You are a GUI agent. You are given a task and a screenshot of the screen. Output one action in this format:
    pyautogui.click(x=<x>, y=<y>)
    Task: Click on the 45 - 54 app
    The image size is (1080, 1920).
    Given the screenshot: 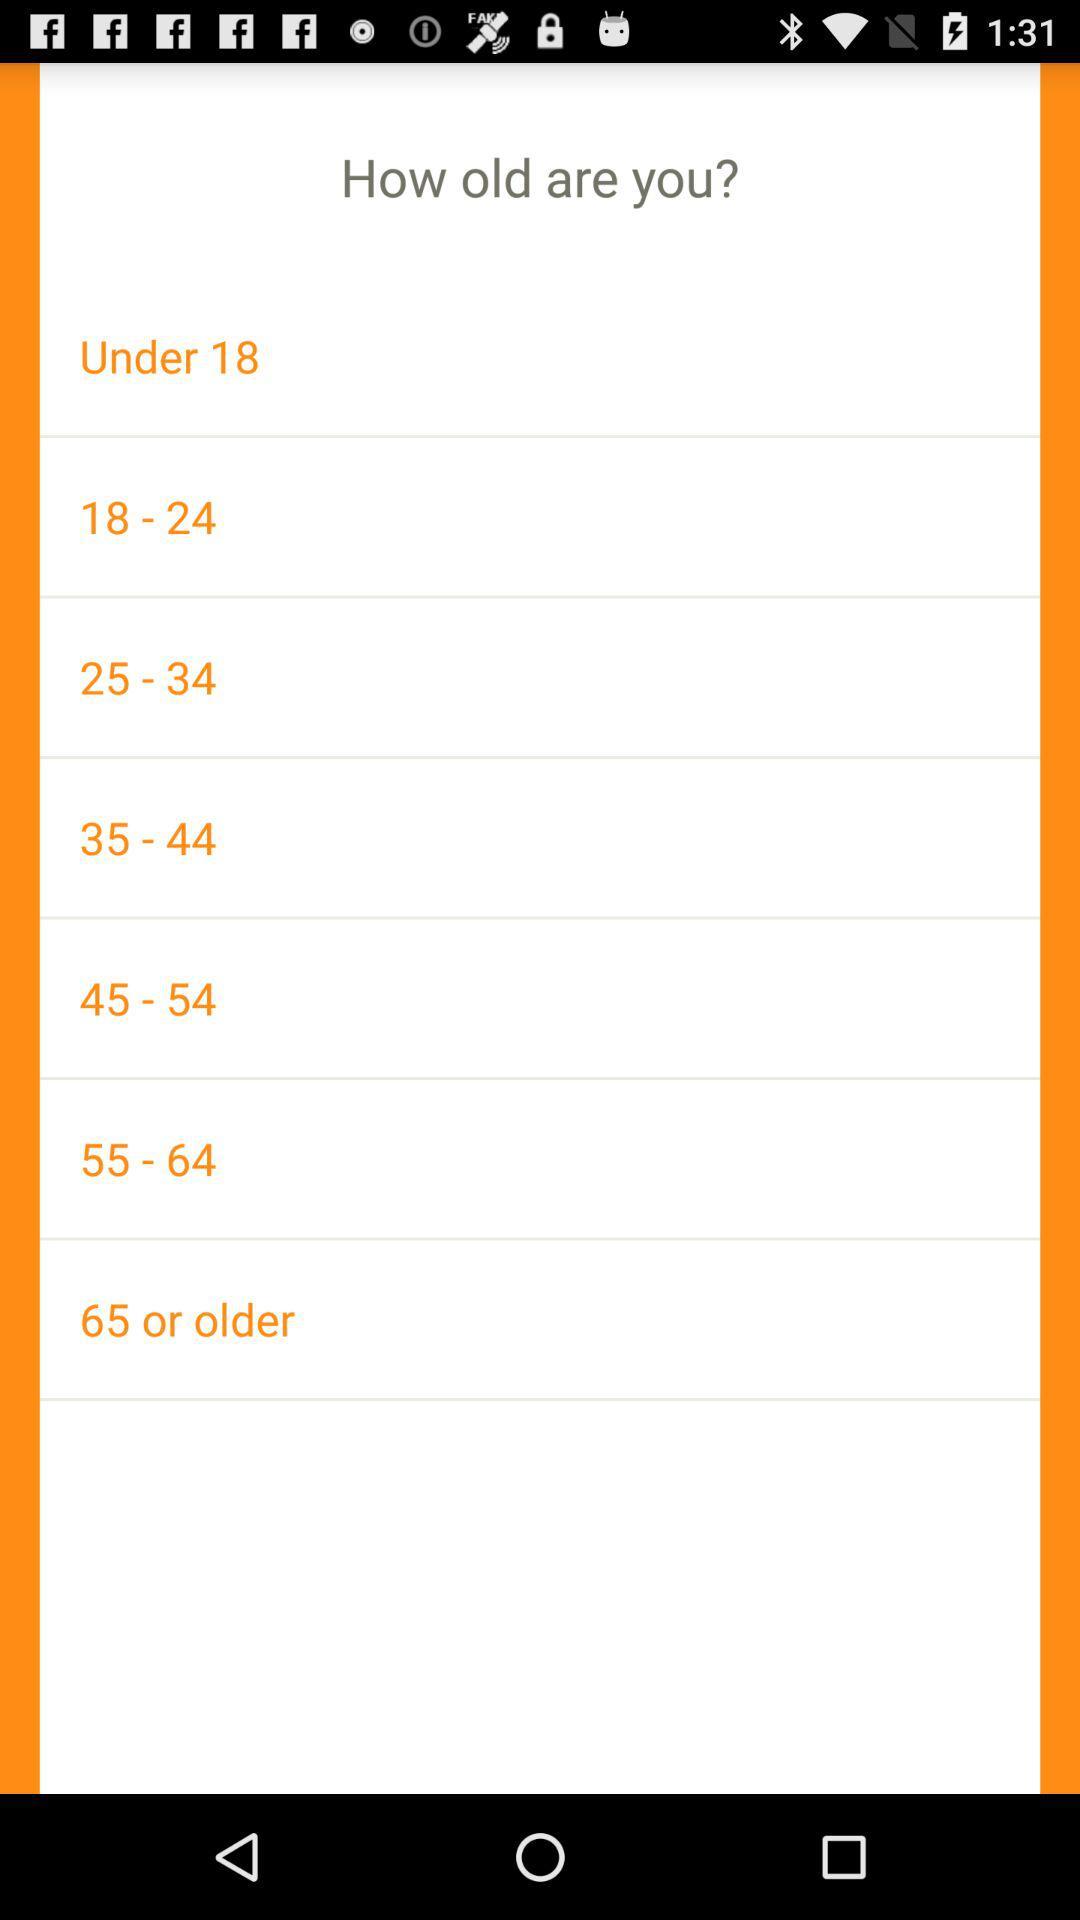 What is the action you would take?
    pyautogui.click(x=540, y=998)
    